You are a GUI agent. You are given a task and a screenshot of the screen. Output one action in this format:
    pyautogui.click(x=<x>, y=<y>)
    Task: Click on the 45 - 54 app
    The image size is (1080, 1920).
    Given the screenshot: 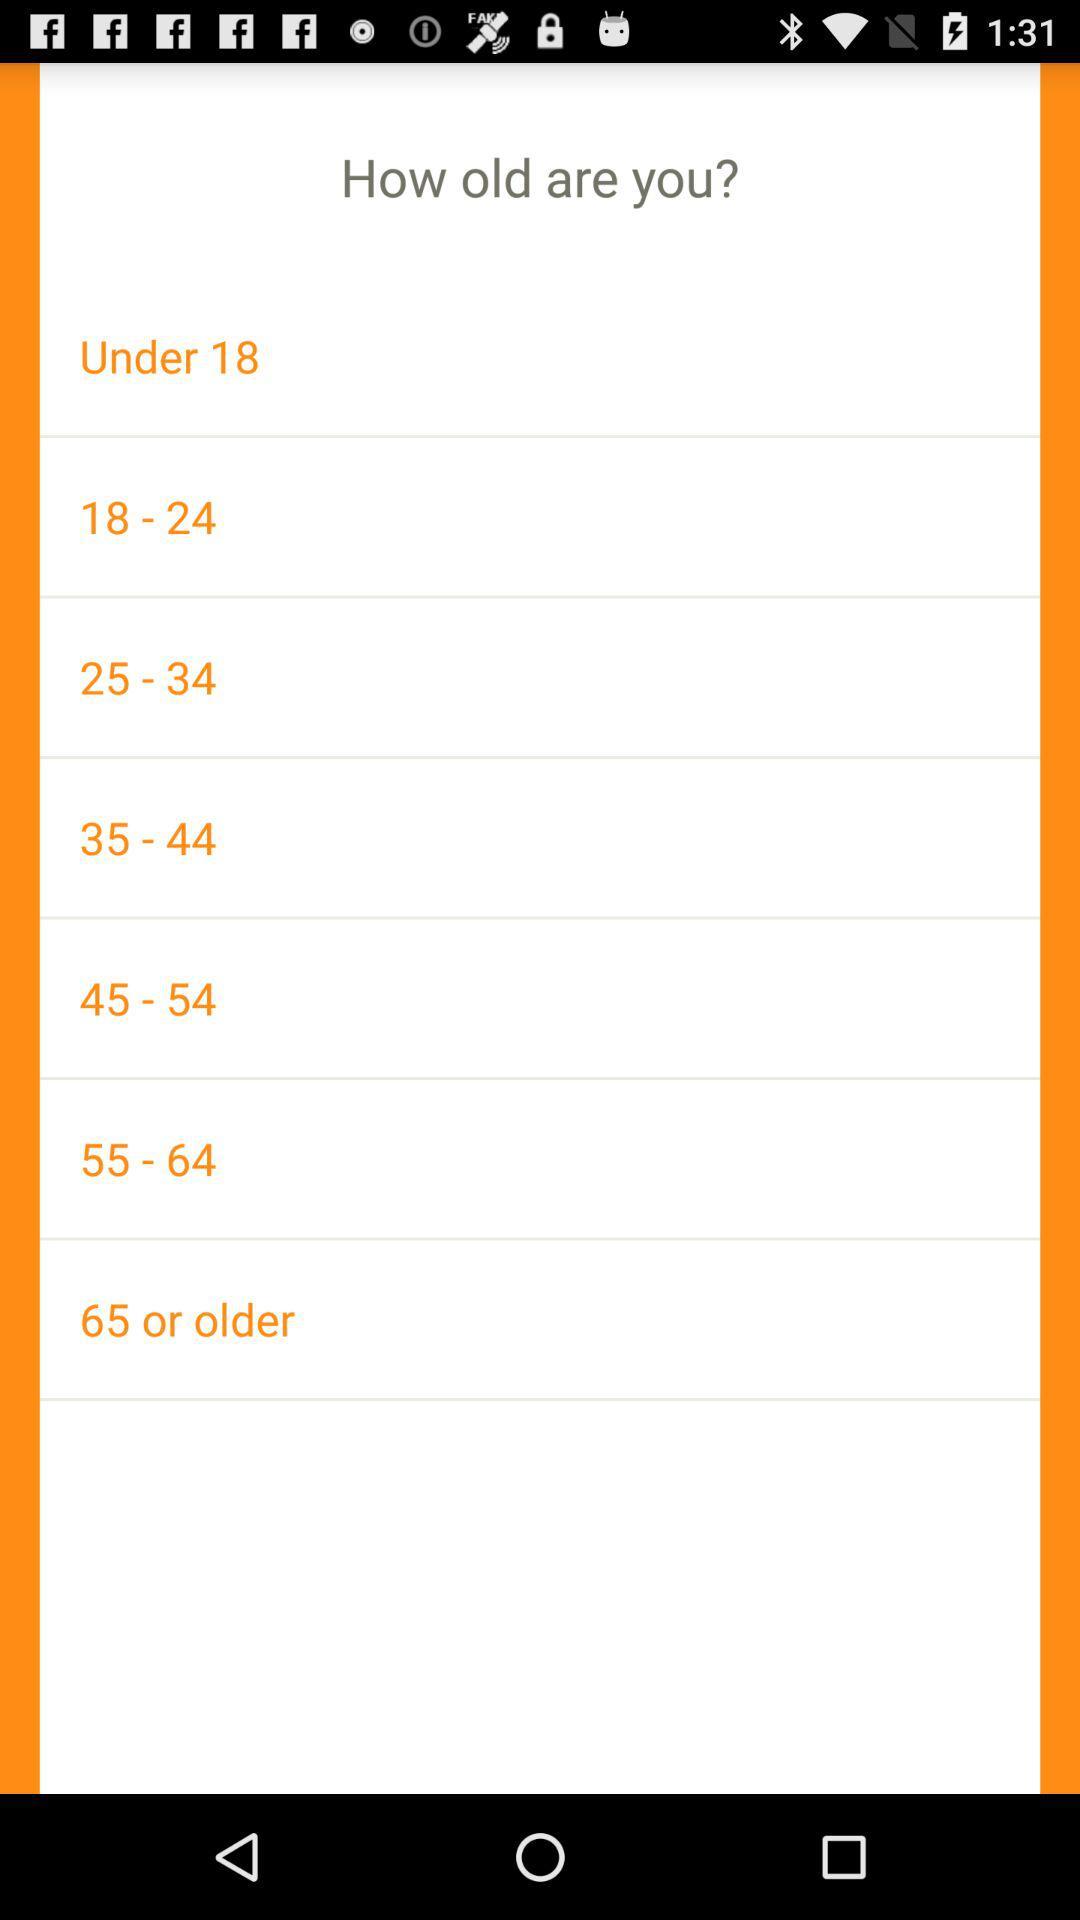 What is the action you would take?
    pyautogui.click(x=540, y=998)
    